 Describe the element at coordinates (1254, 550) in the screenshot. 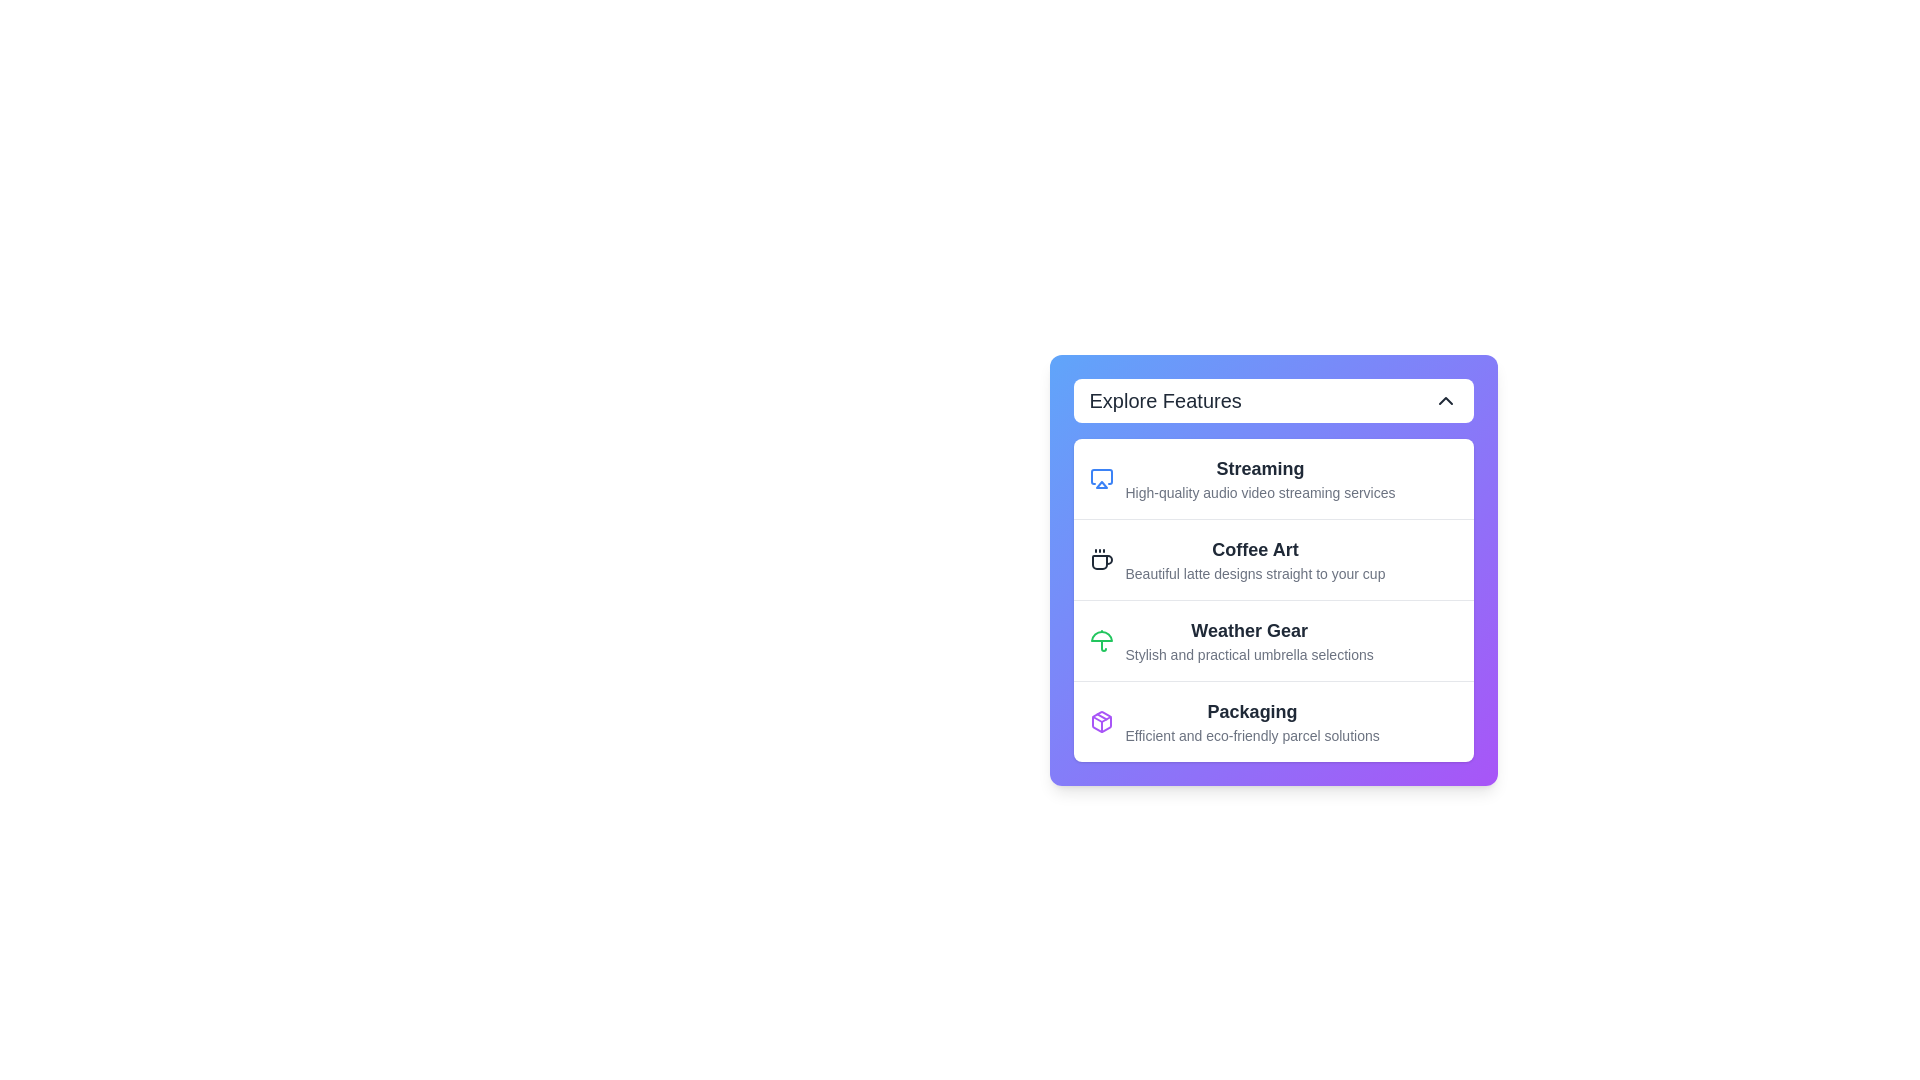

I see `the text label for 'Coffee Art'` at that location.